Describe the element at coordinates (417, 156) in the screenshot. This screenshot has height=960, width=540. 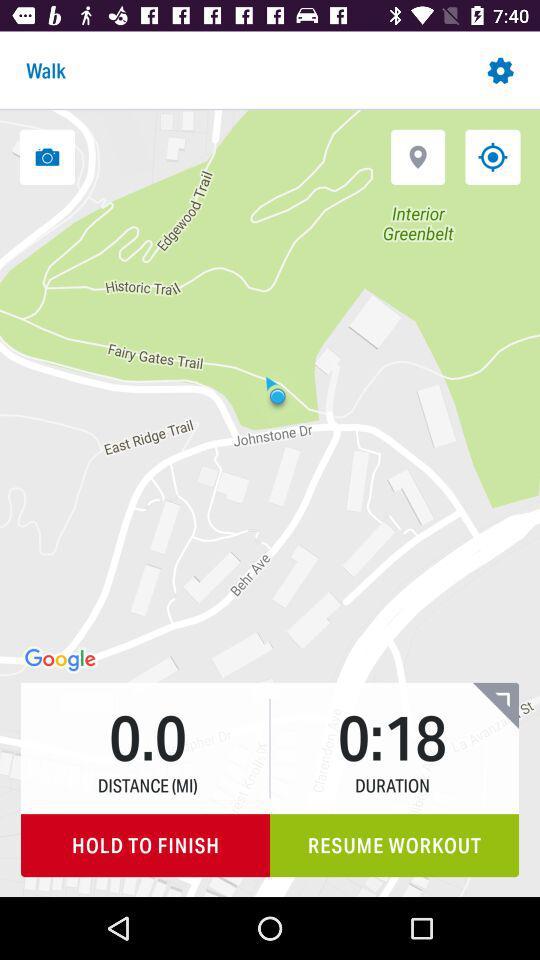
I see `the item above the 0:18` at that location.